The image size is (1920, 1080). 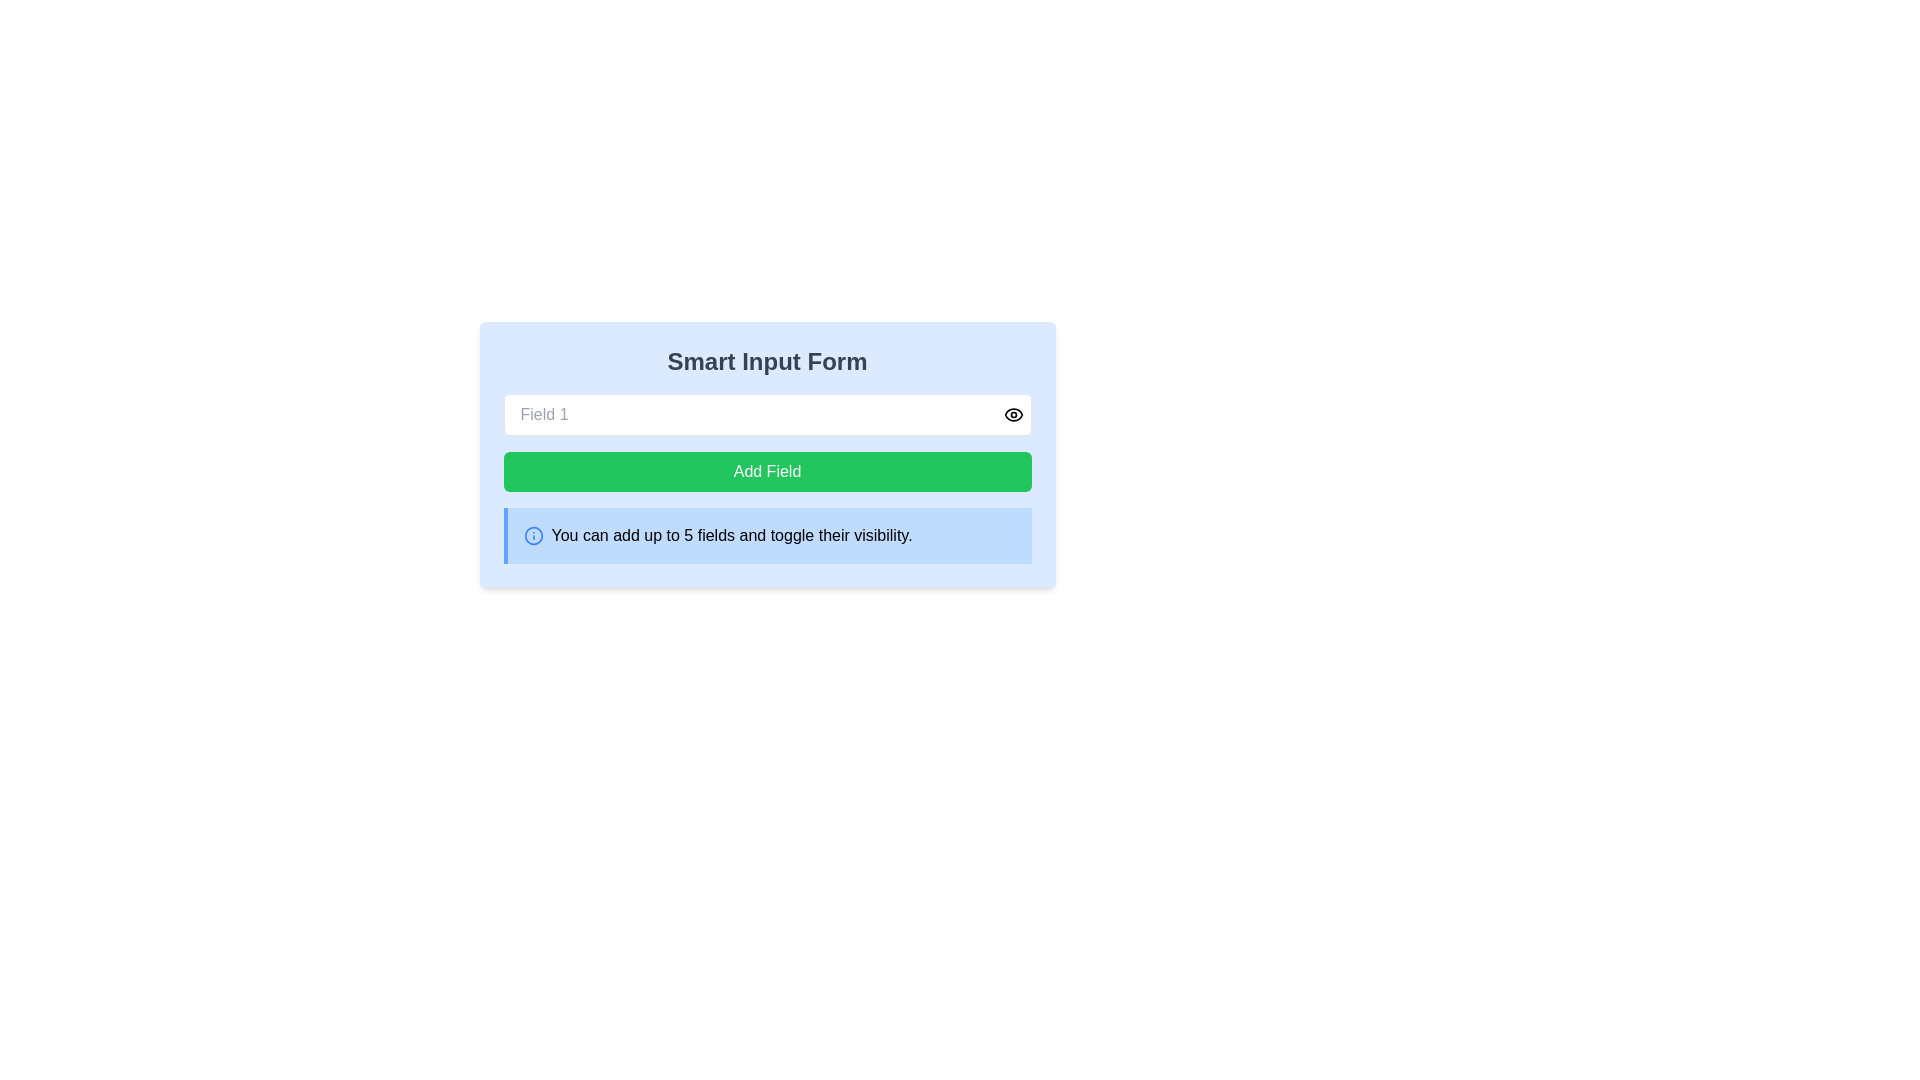 What do you see at coordinates (533, 535) in the screenshot?
I see `the informational icon located at the leftmost side of the section containing the text 'You can add up to 5 fields and toggle their visibility.'` at bounding box center [533, 535].